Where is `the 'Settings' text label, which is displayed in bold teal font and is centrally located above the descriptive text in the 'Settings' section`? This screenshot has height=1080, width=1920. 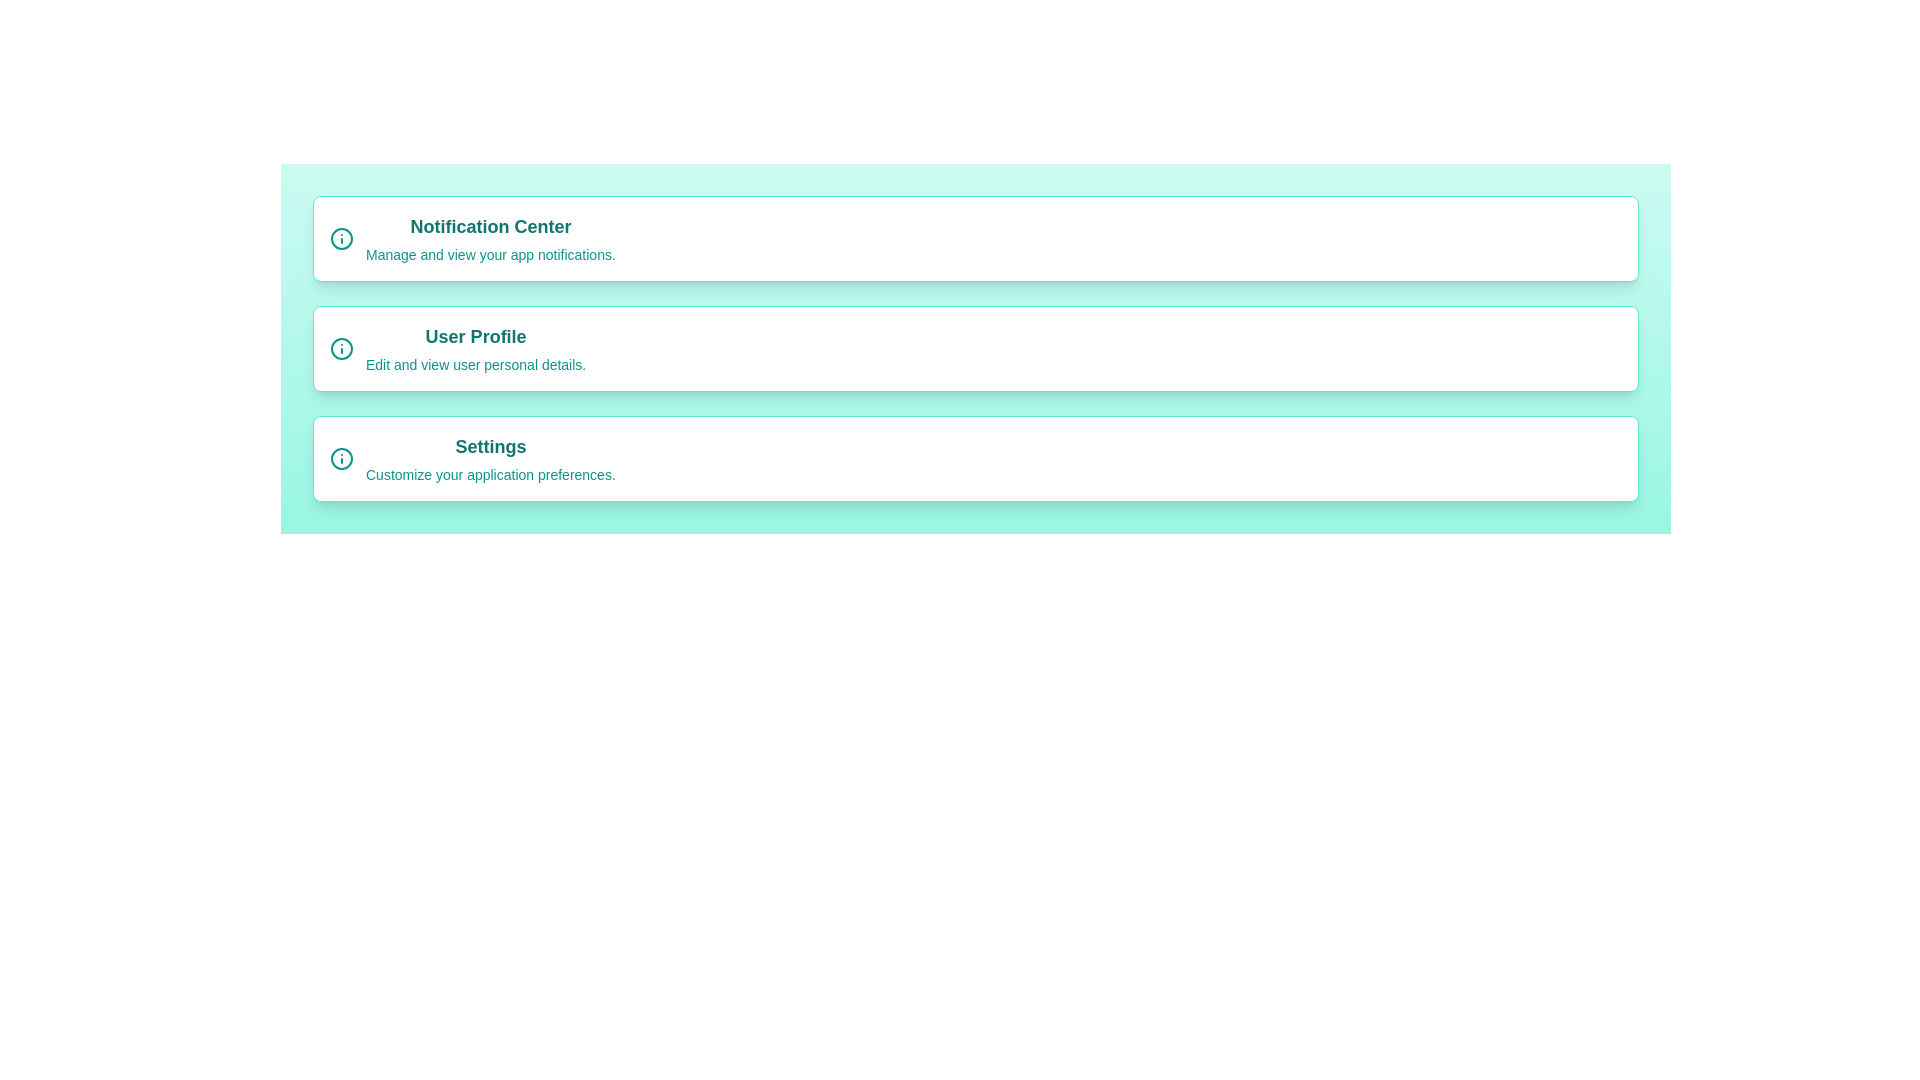 the 'Settings' text label, which is displayed in bold teal font and is centrally located above the descriptive text in the 'Settings' section is located at coordinates (490, 446).